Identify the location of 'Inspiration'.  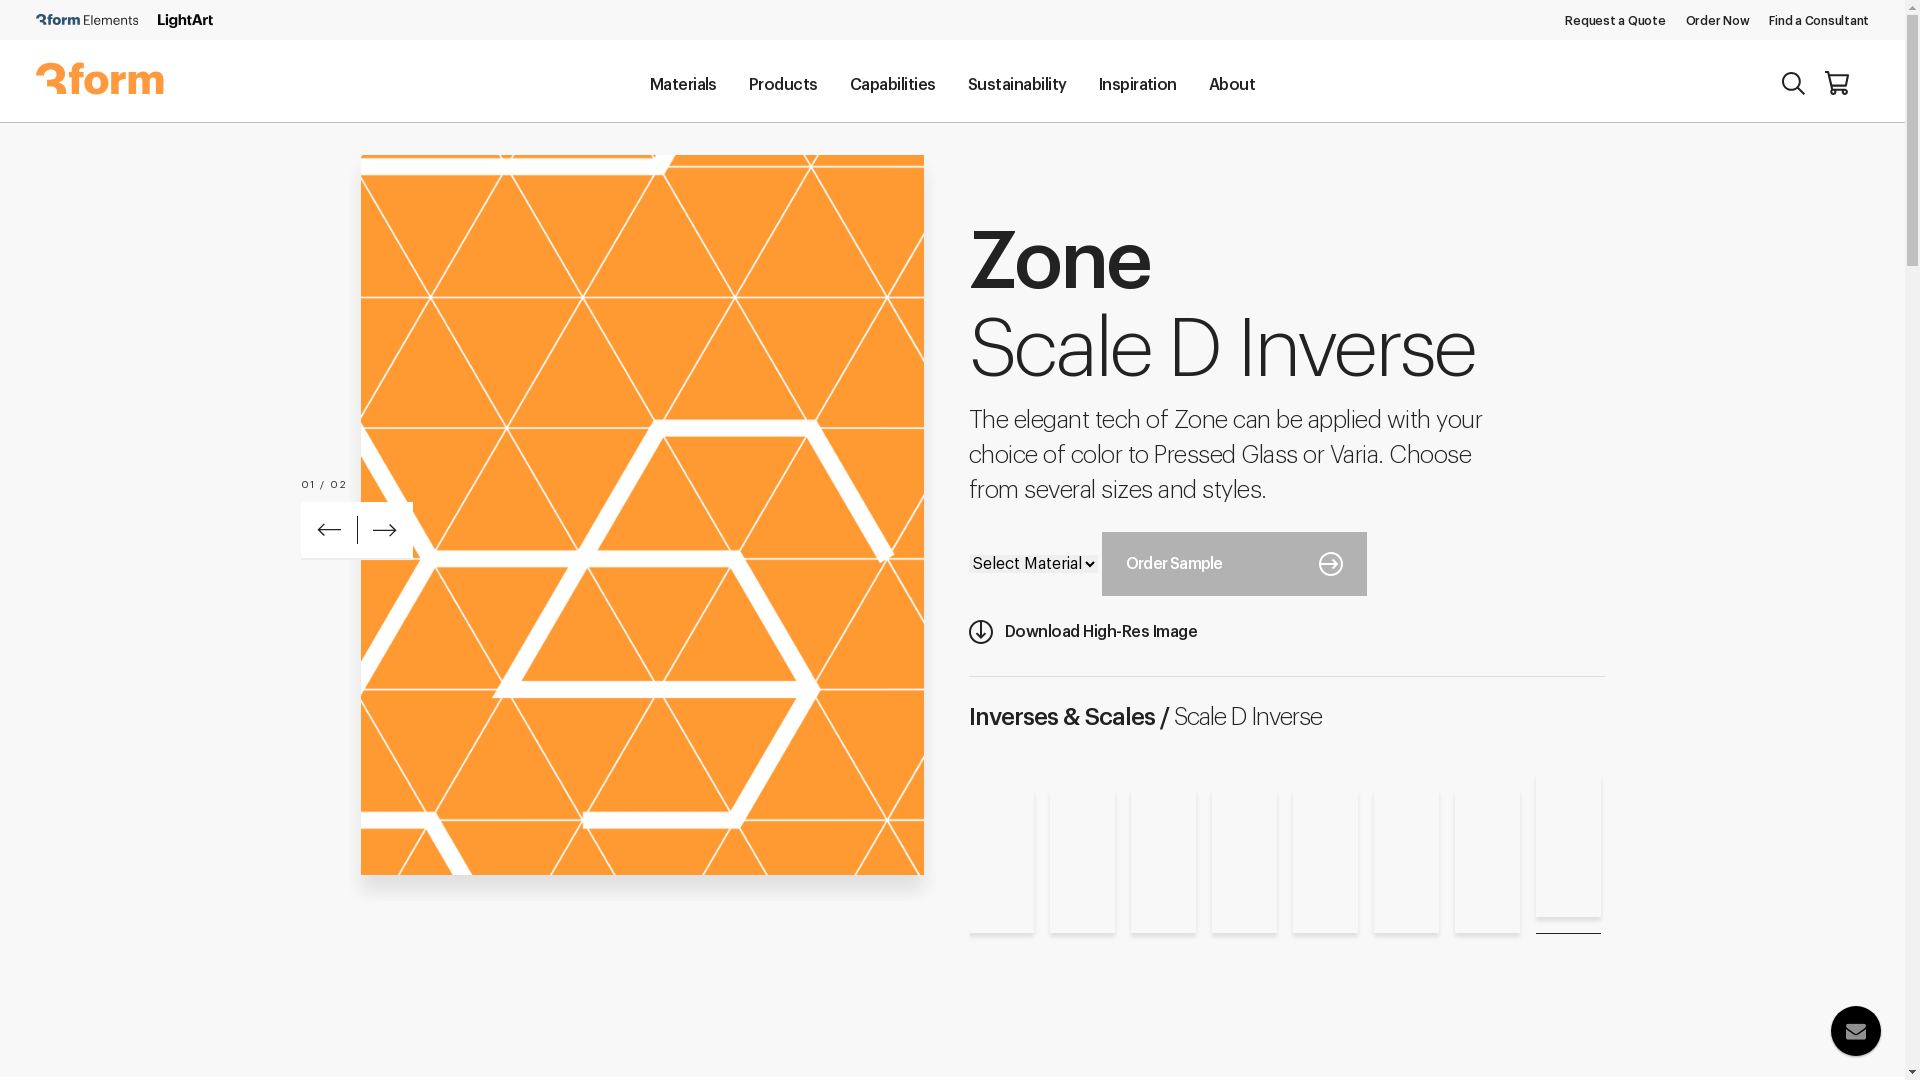
(1137, 82).